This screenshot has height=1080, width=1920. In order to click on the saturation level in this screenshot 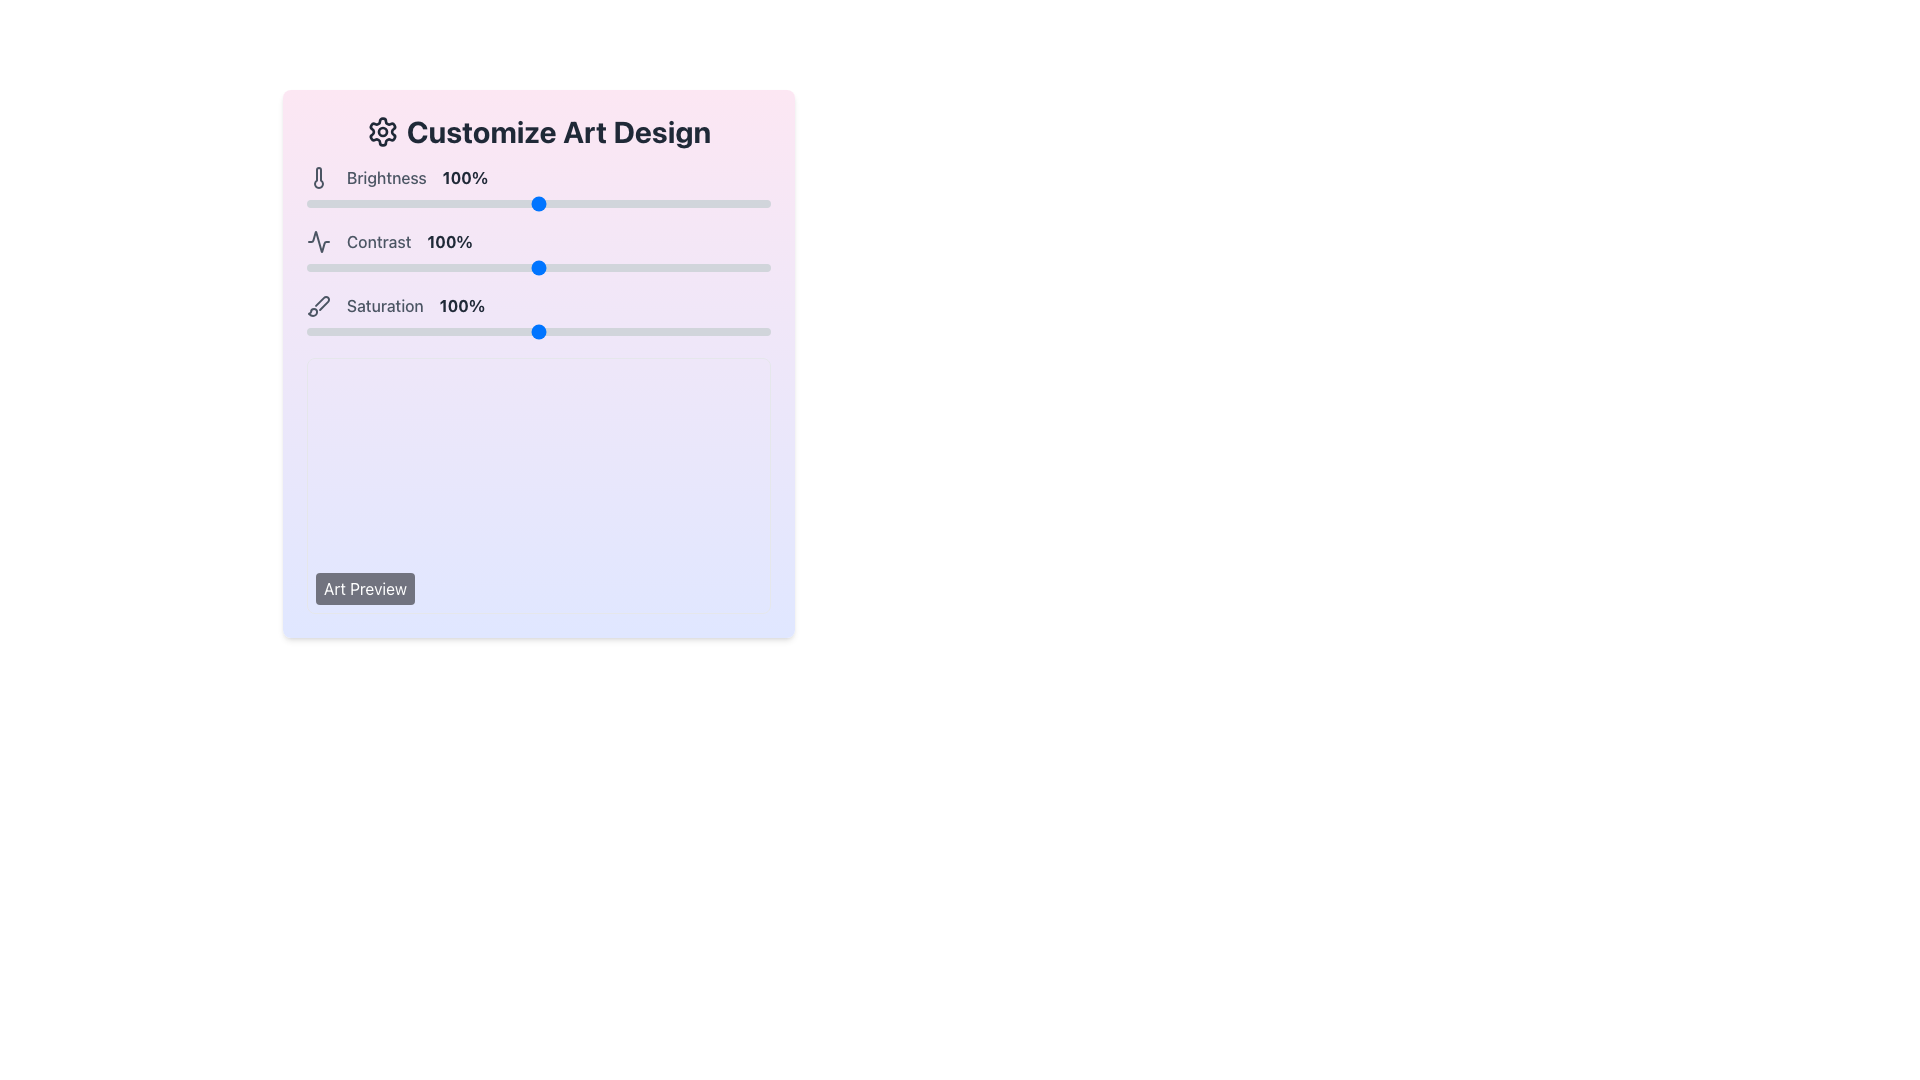, I will do `click(555, 330)`.